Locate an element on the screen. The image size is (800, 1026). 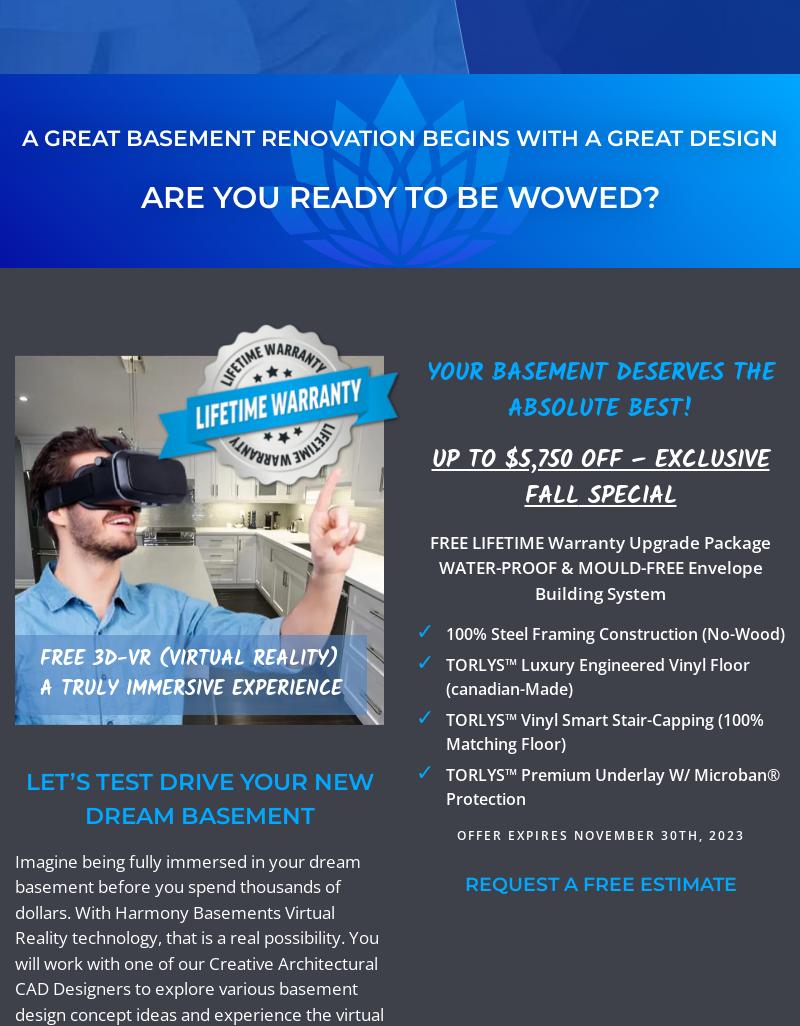
'FREE LIFETIME Warranty Upgrade Package' is located at coordinates (600, 541).